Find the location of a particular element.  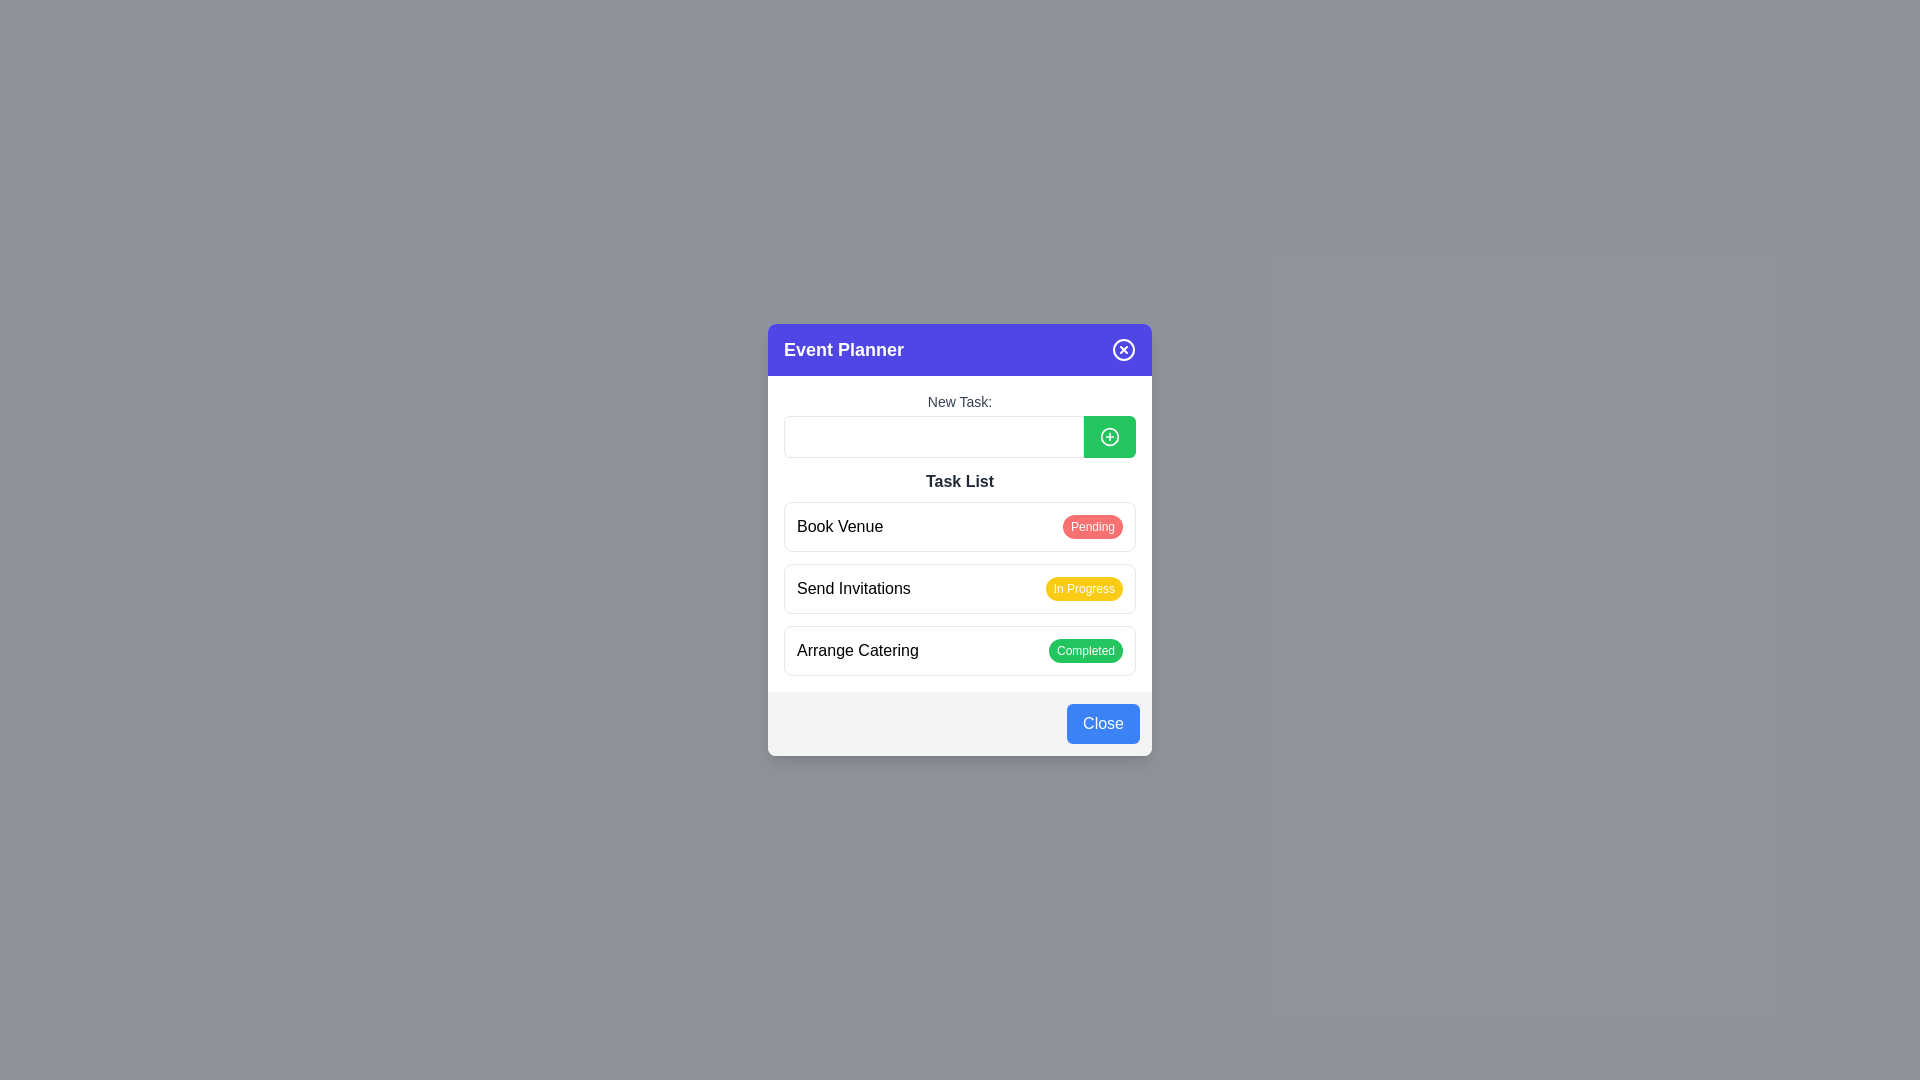

the status badge indicating the completion status of the 'Arrange Catering' task, positioned to the right of the task label is located at coordinates (1084, 651).